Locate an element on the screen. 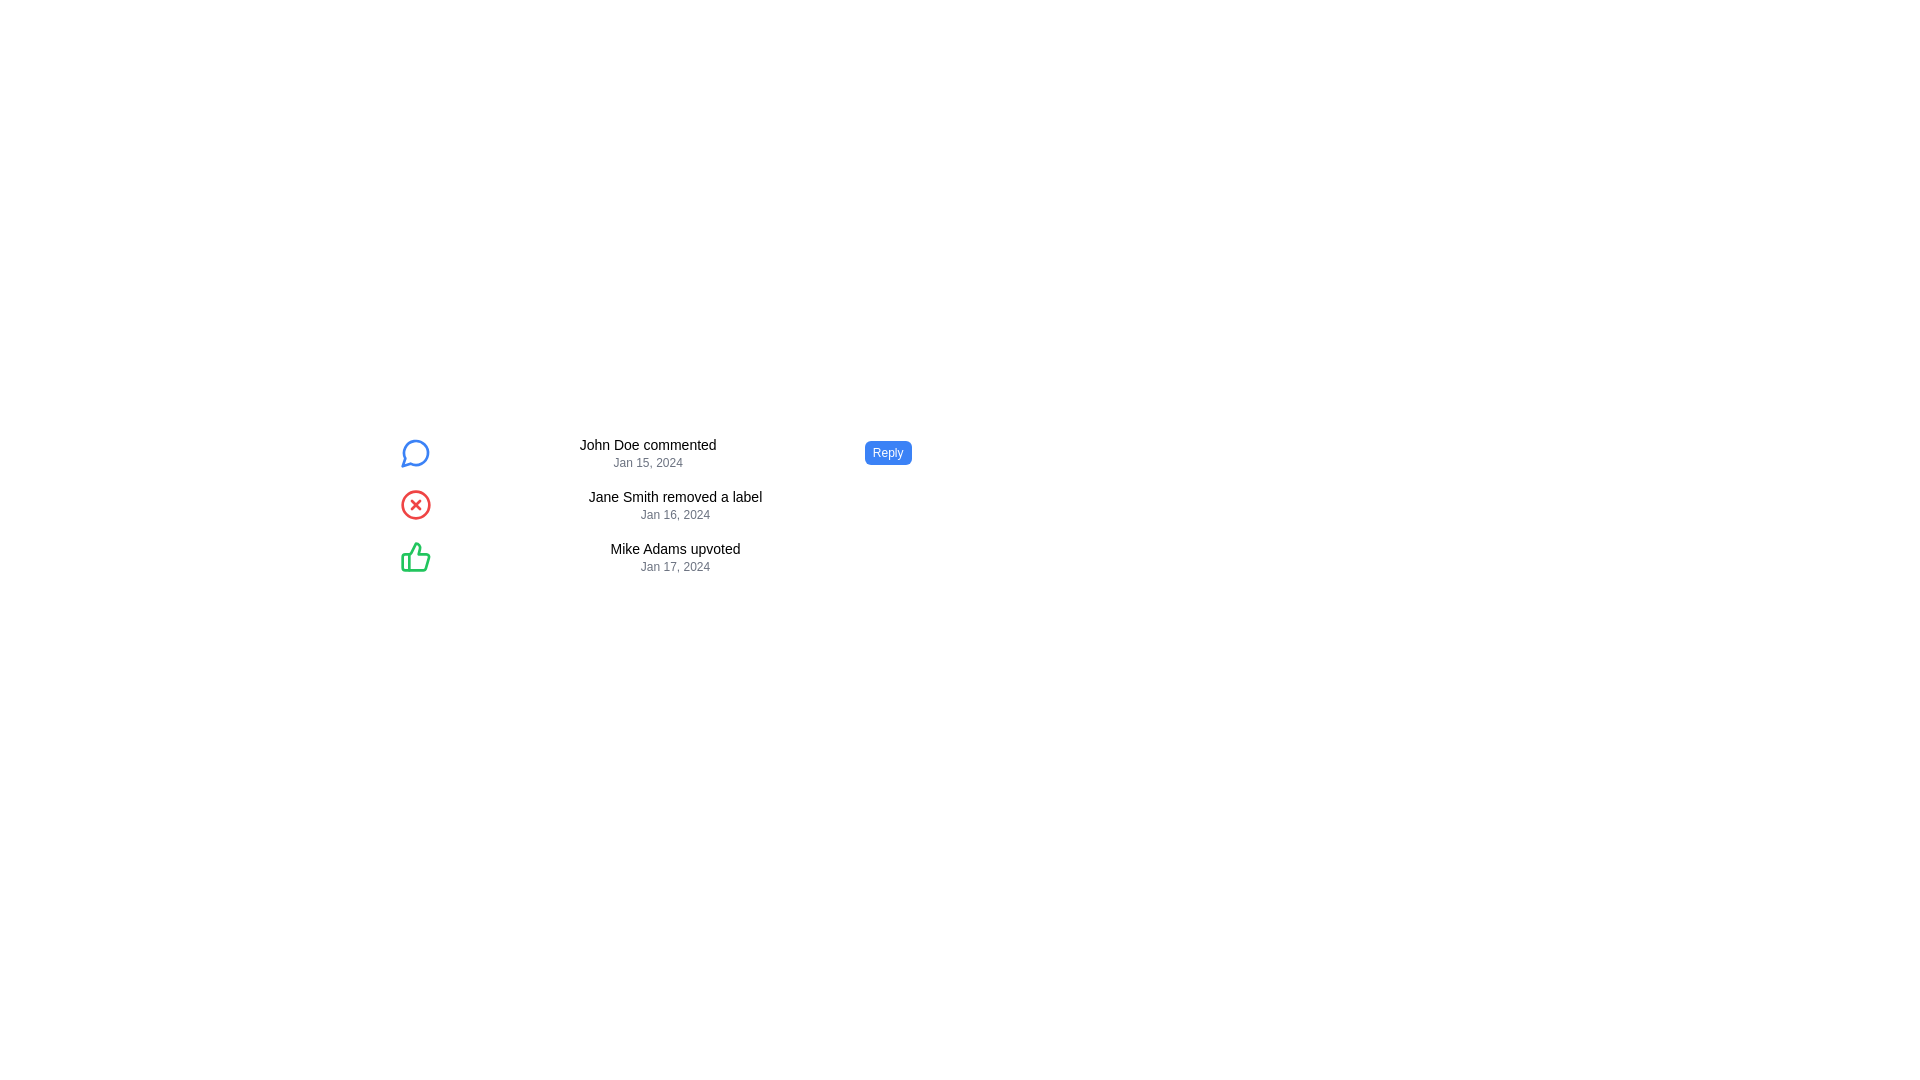 Image resolution: width=1920 pixels, height=1080 pixels. the second text label element in the activity list indicating label removal by 'Jane Smith', positioned between 'John Doe commented Jan 15, 2024' and 'Mike Adams upvoted Jan 17, 2024' is located at coordinates (675, 504).